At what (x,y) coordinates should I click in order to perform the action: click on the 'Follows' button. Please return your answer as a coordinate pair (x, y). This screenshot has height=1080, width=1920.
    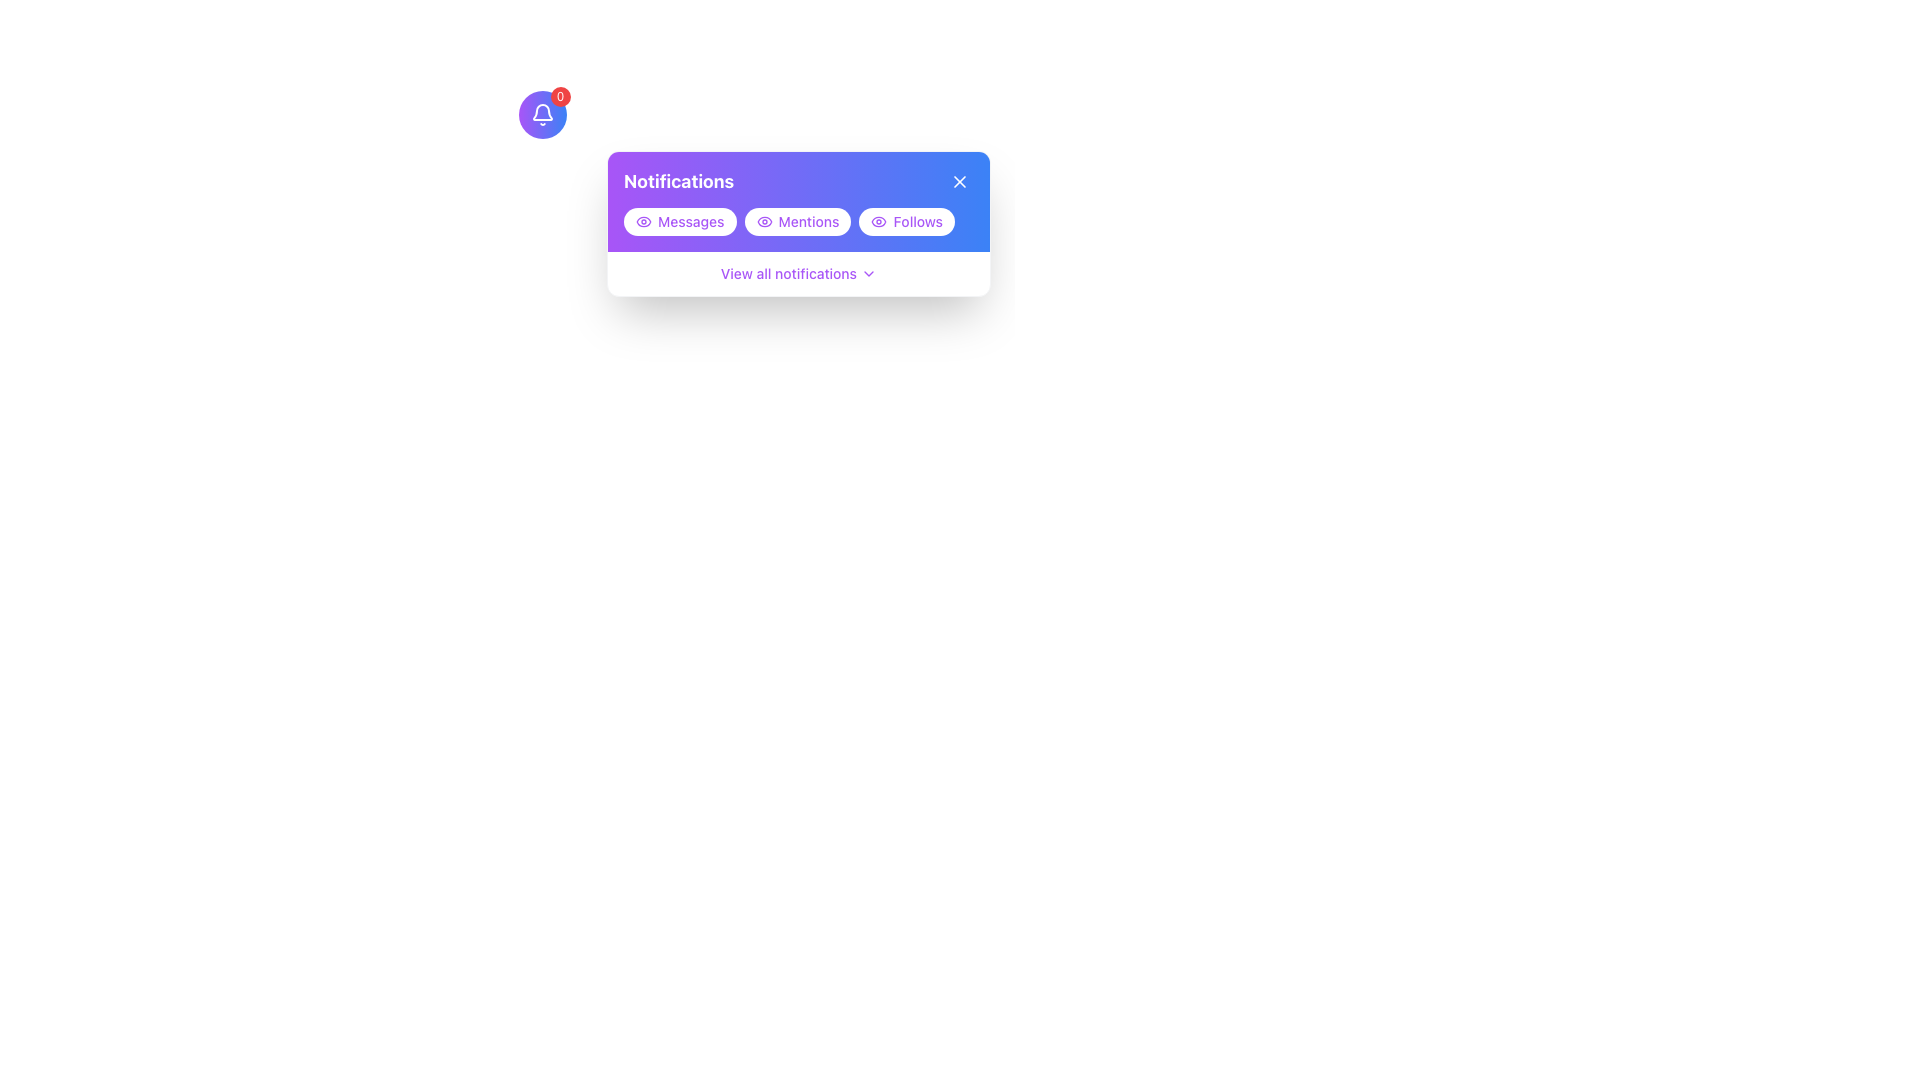
    Looking at the image, I should click on (906, 222).